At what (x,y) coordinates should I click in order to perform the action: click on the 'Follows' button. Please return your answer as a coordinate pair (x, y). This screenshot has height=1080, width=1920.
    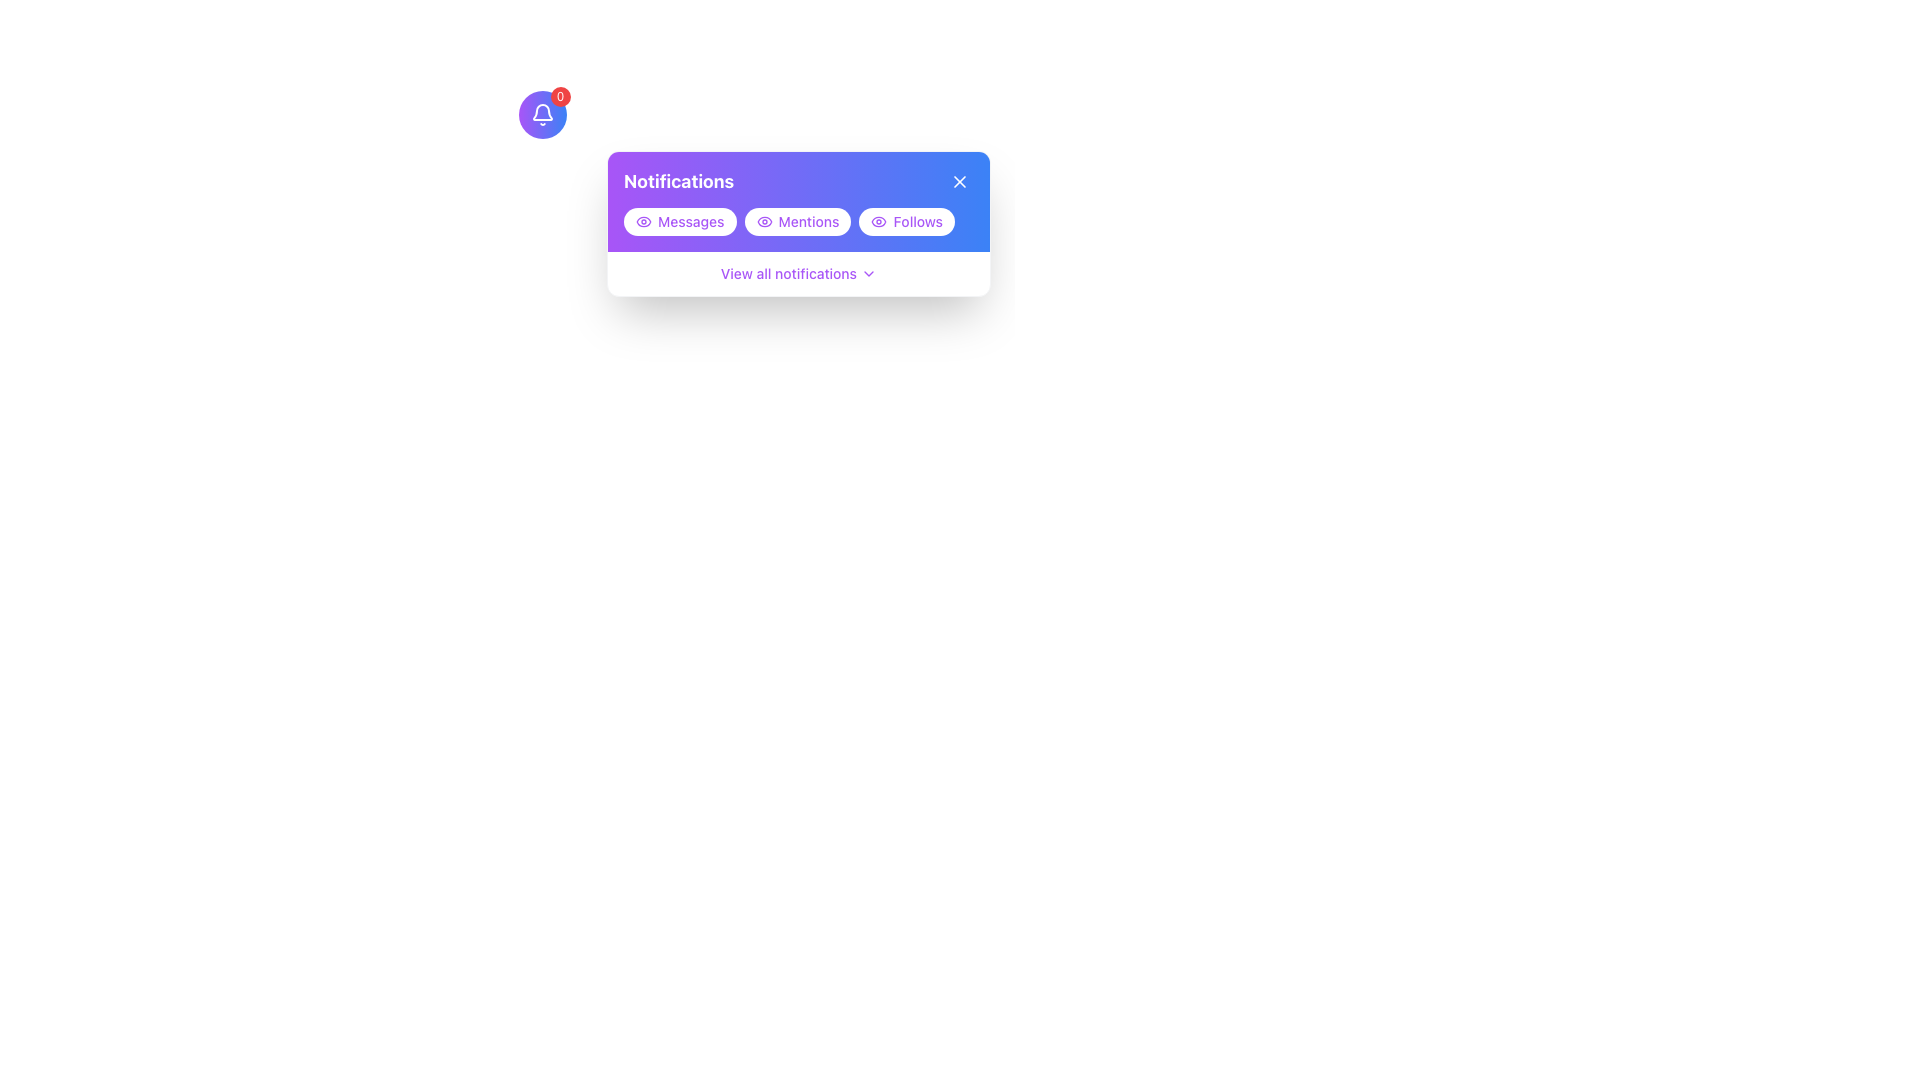
    Looking at the image, I should click on (906, 222).